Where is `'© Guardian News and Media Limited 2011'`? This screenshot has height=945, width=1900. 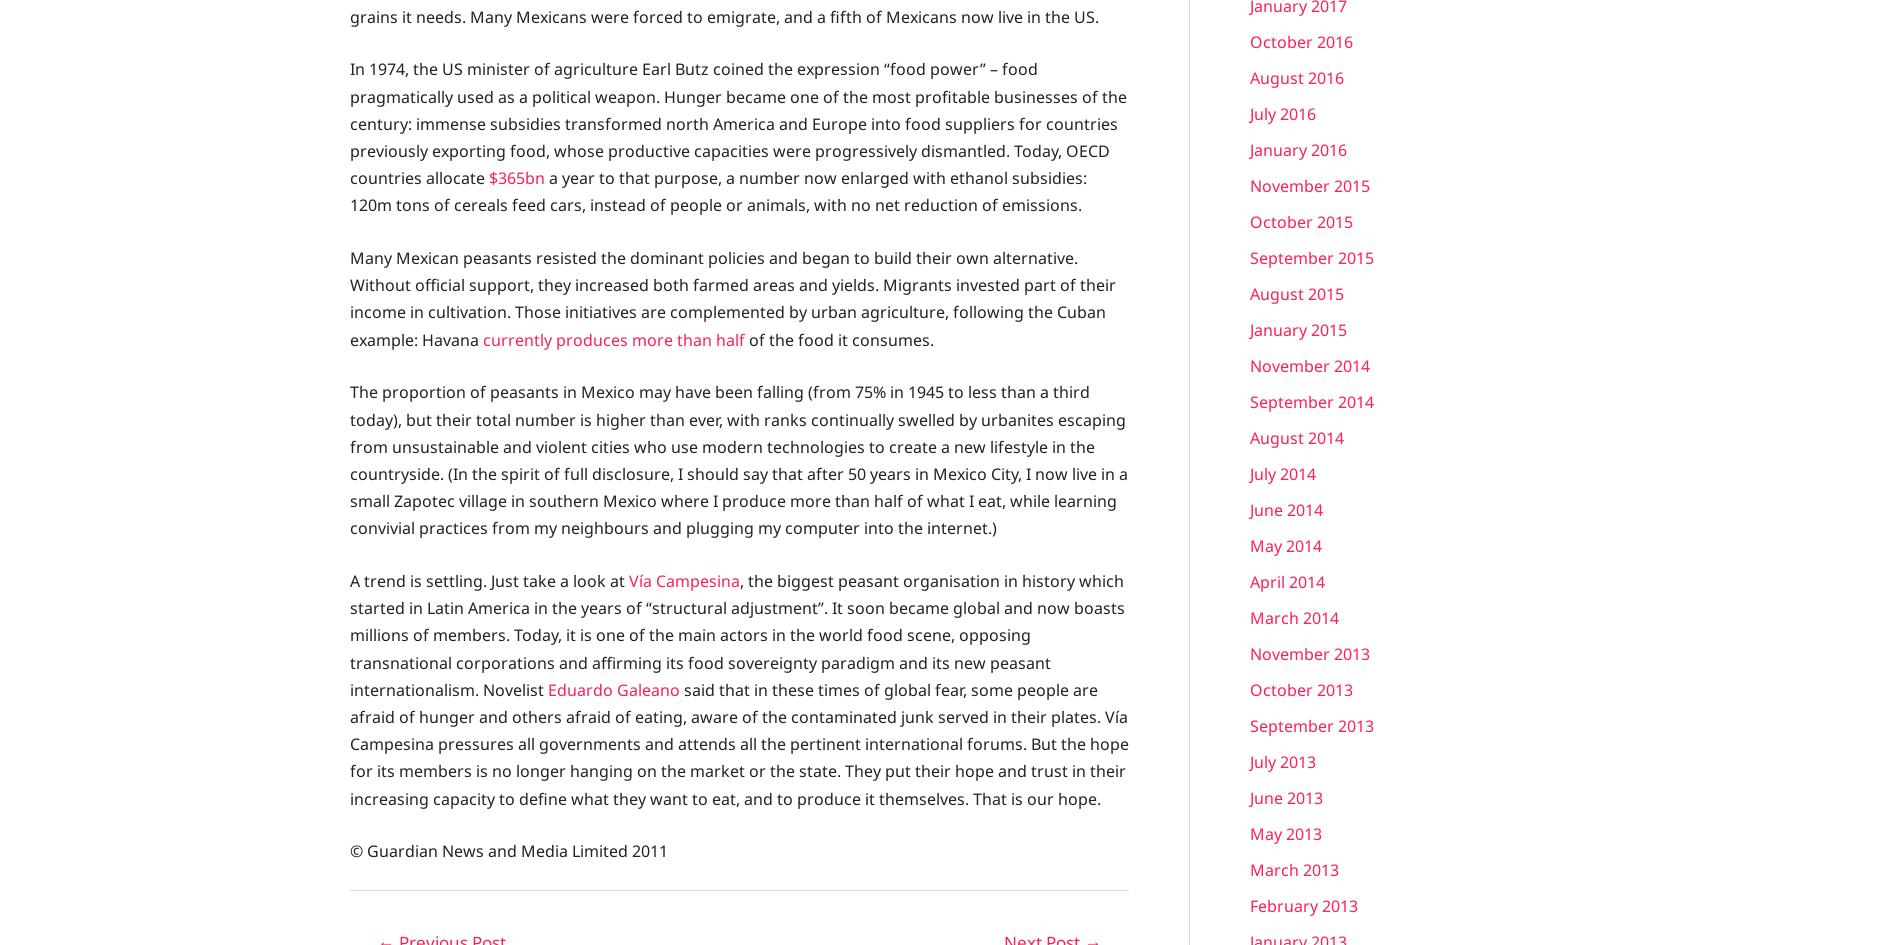
'© Guardian News and Media Limited 2011' is located at coordinates (509, 850).